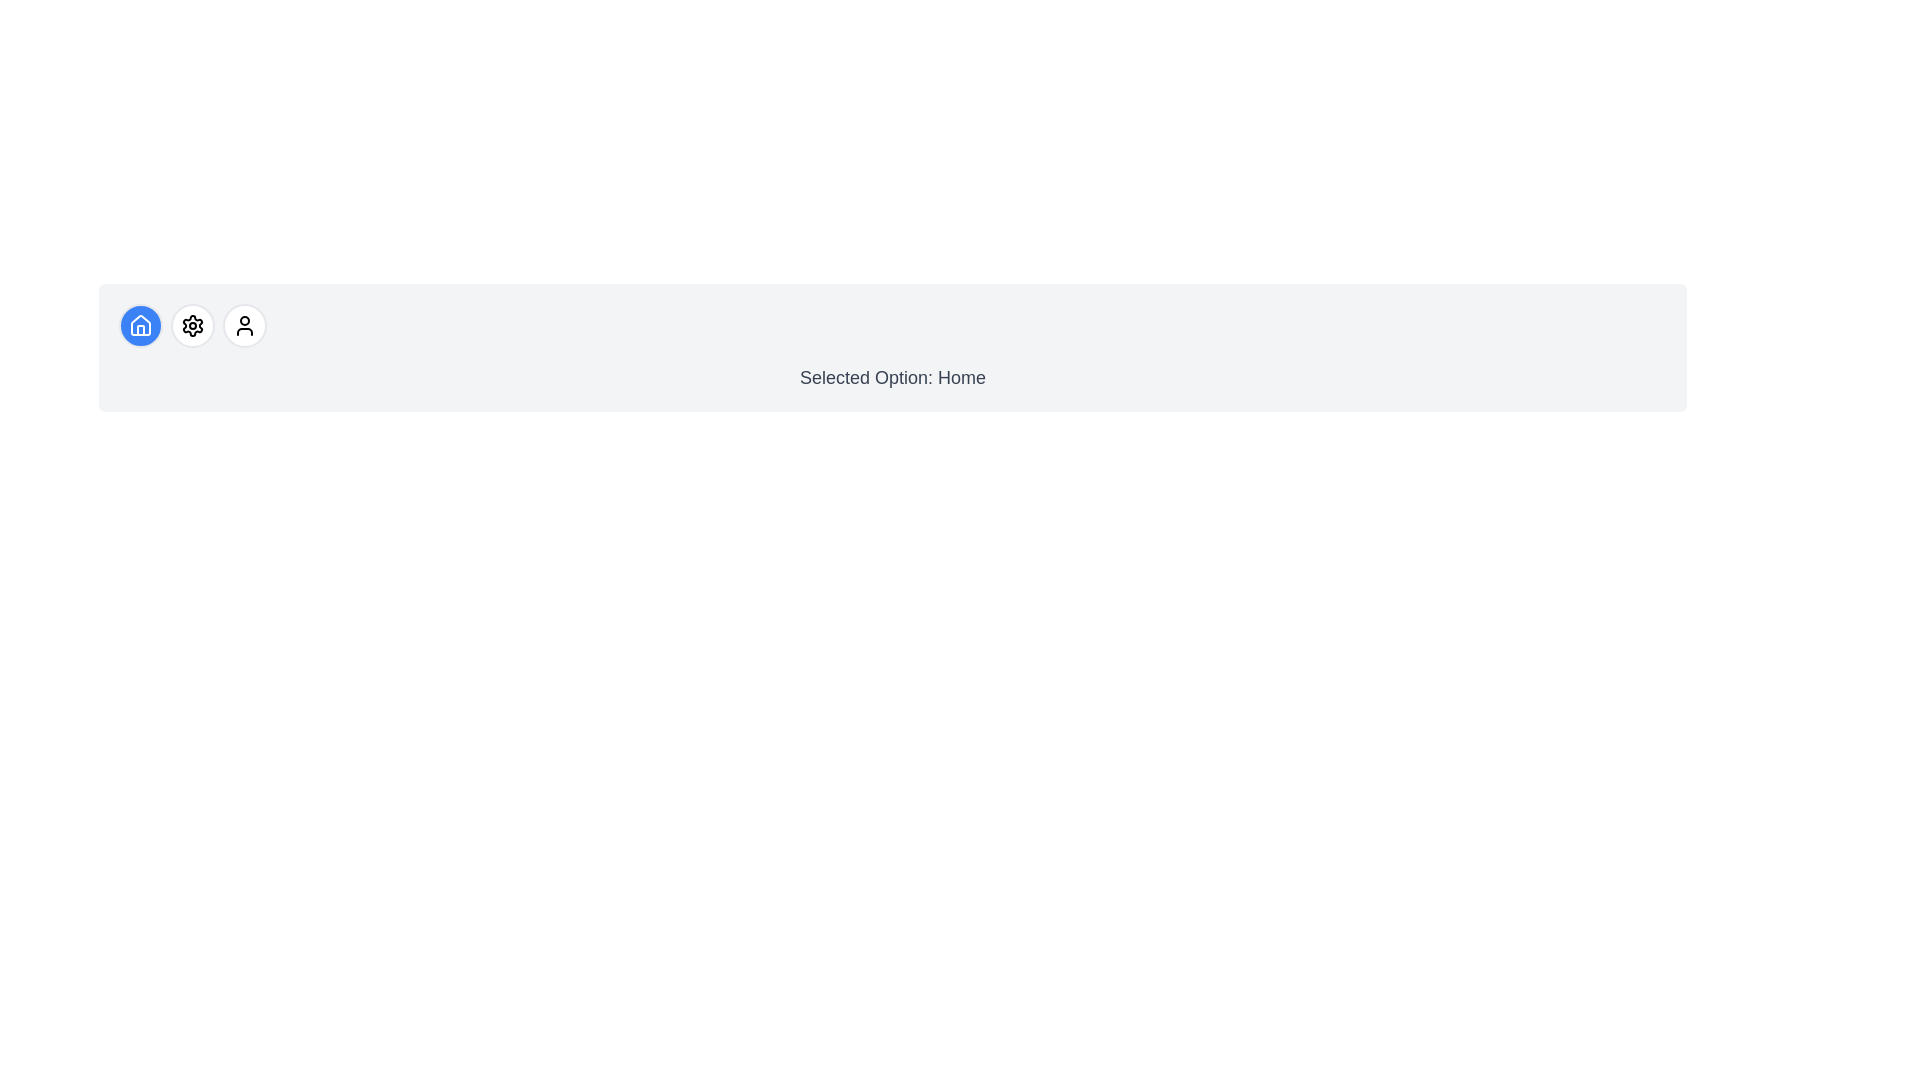 The height and width of the screenshot is (1080, 1920). Describe the element at coordinates (243, 325) in the screenshot. I see `the icon button corresponding to user` at that location.